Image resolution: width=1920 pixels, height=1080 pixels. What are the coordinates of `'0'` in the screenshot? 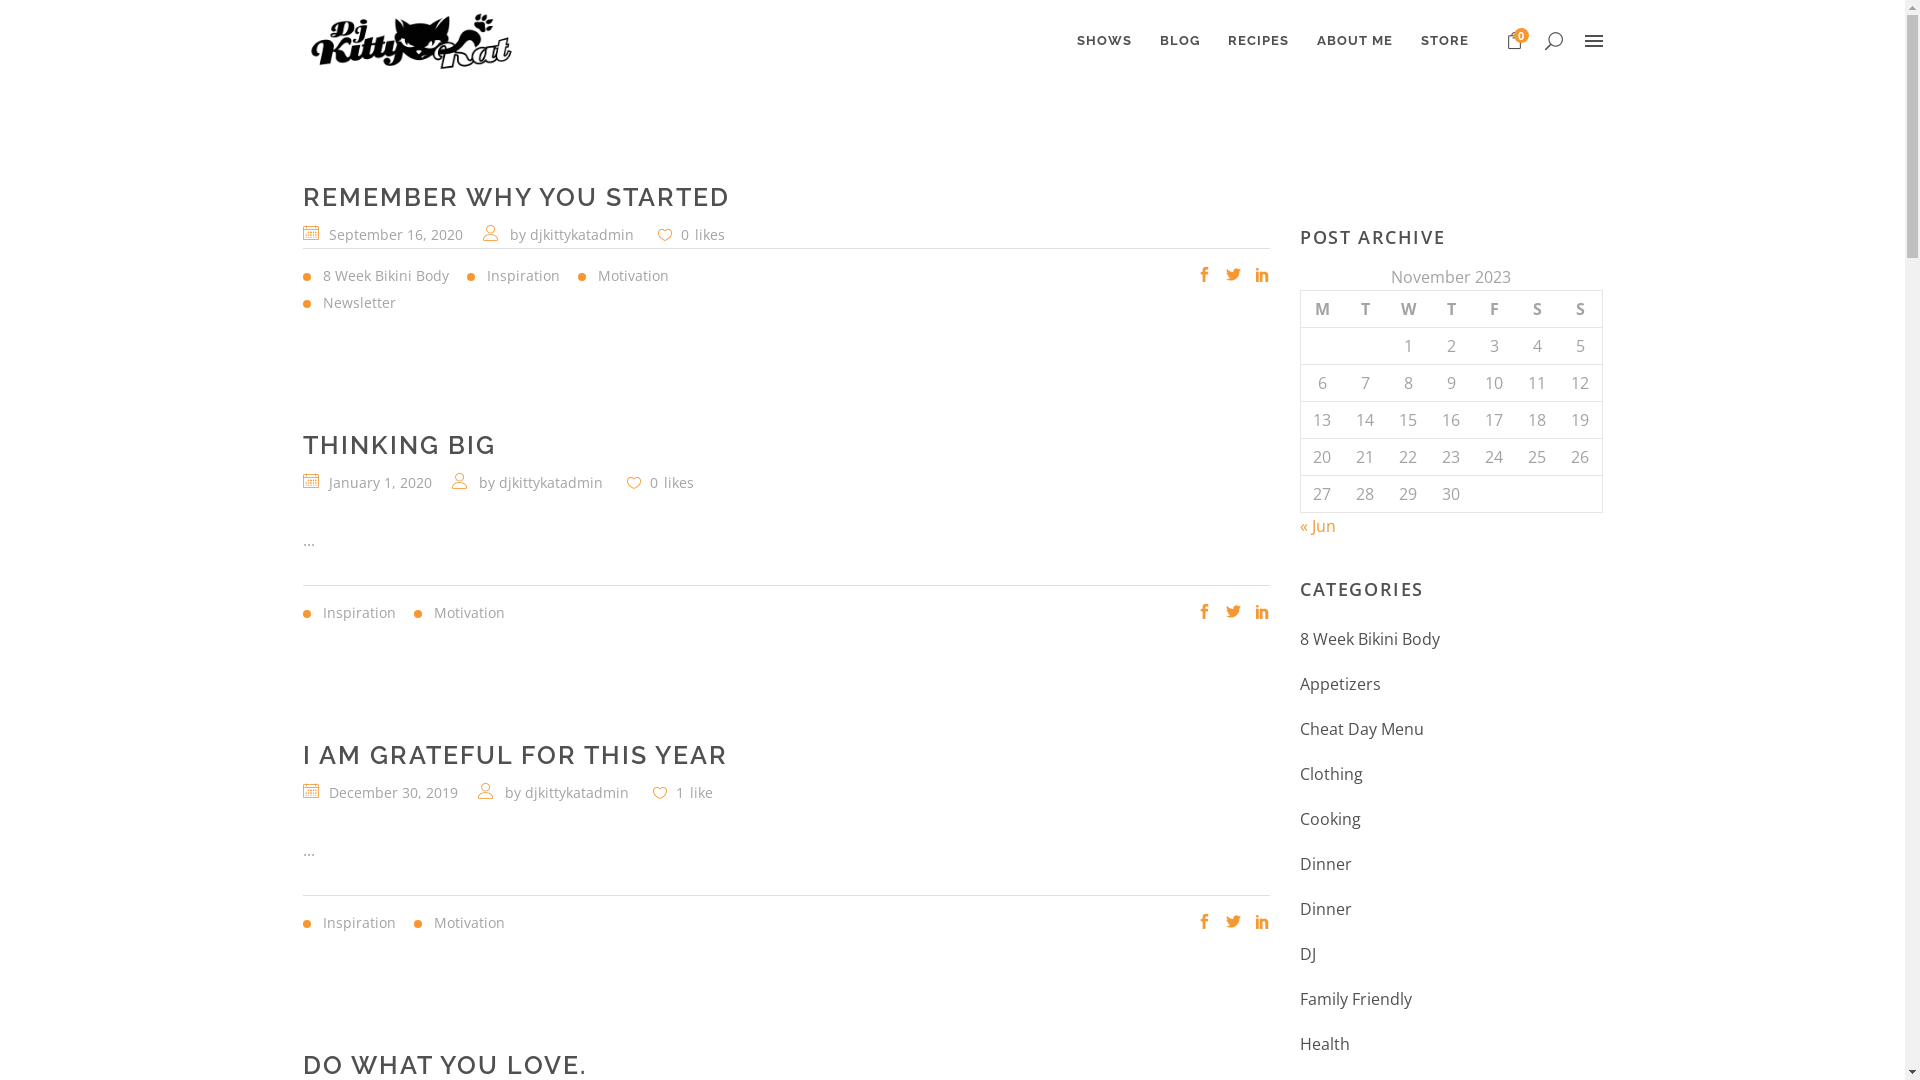 It's located at (1506, 42).